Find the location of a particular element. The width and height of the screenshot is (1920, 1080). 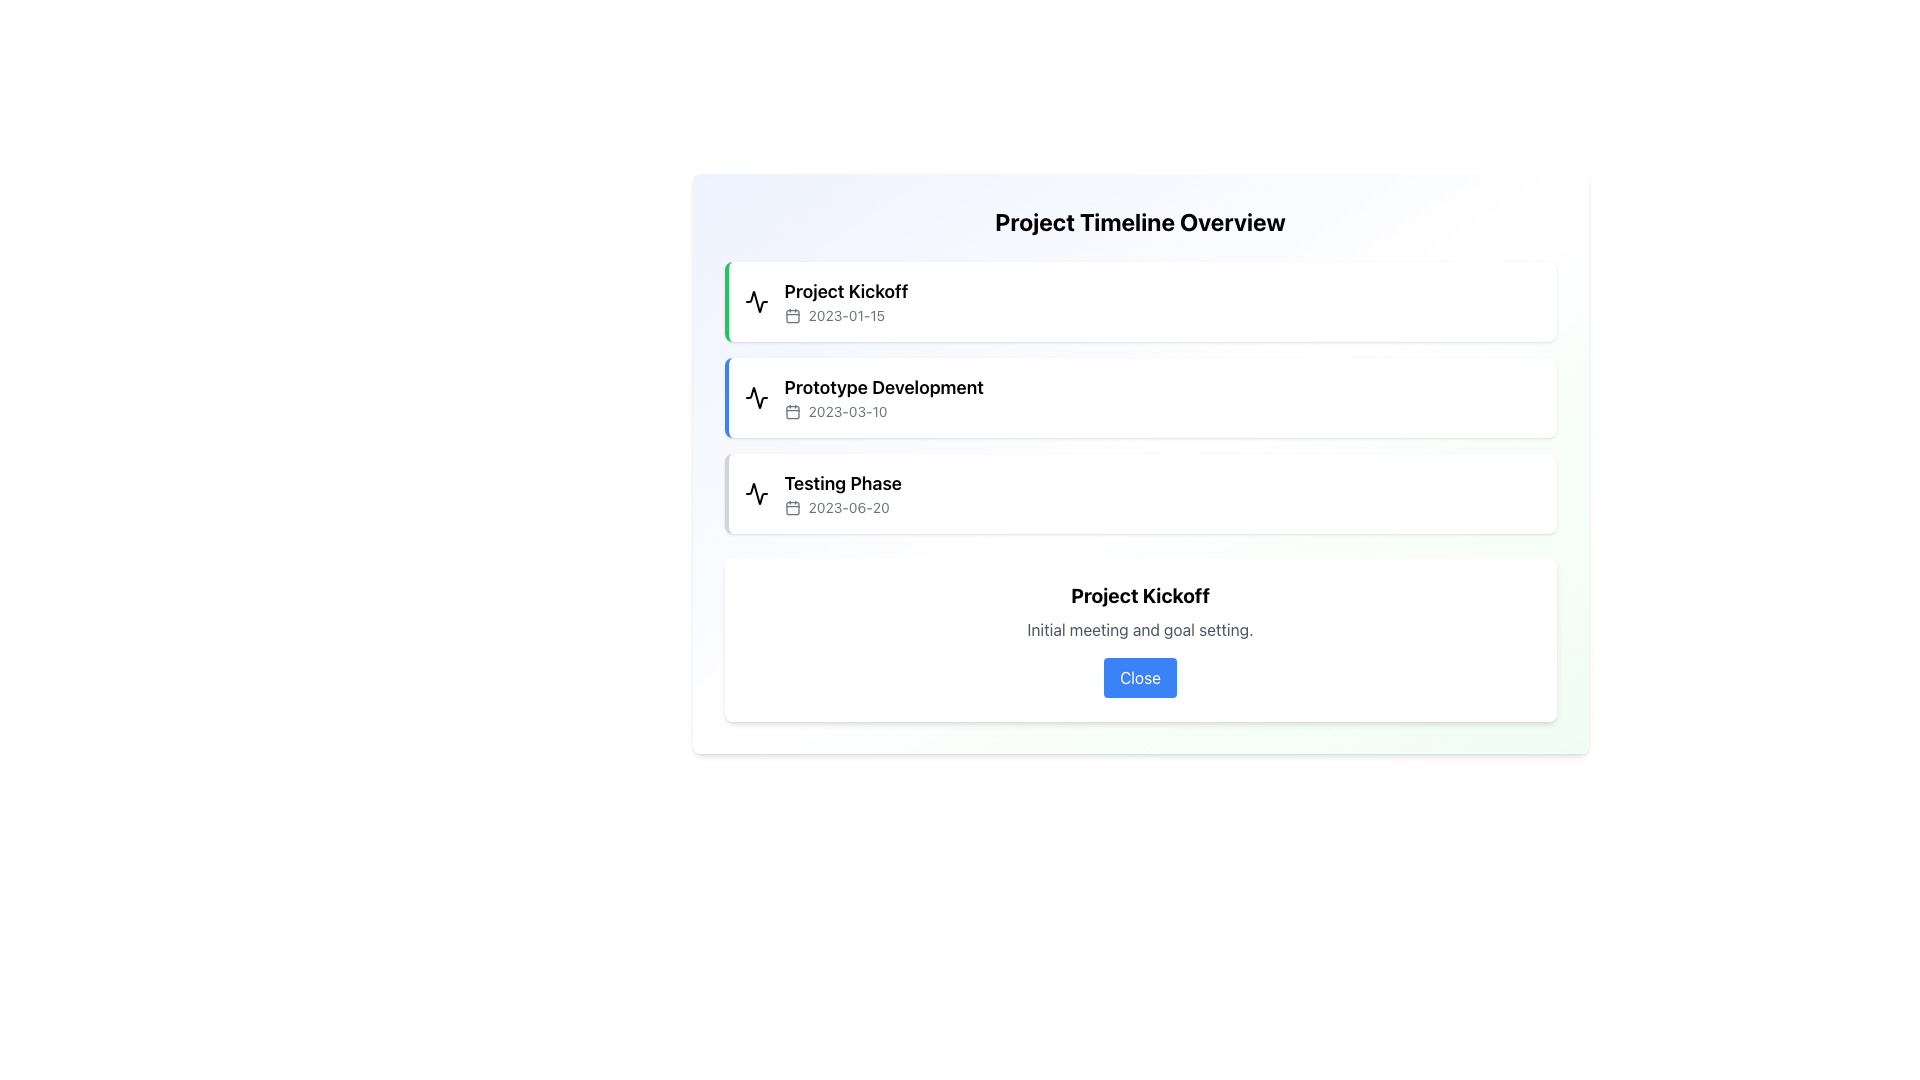

the 'Project Kickoff' timeline item which displays the date '2023-01-15' and has a calendar icon next to it is located at coordinates (846, 301).